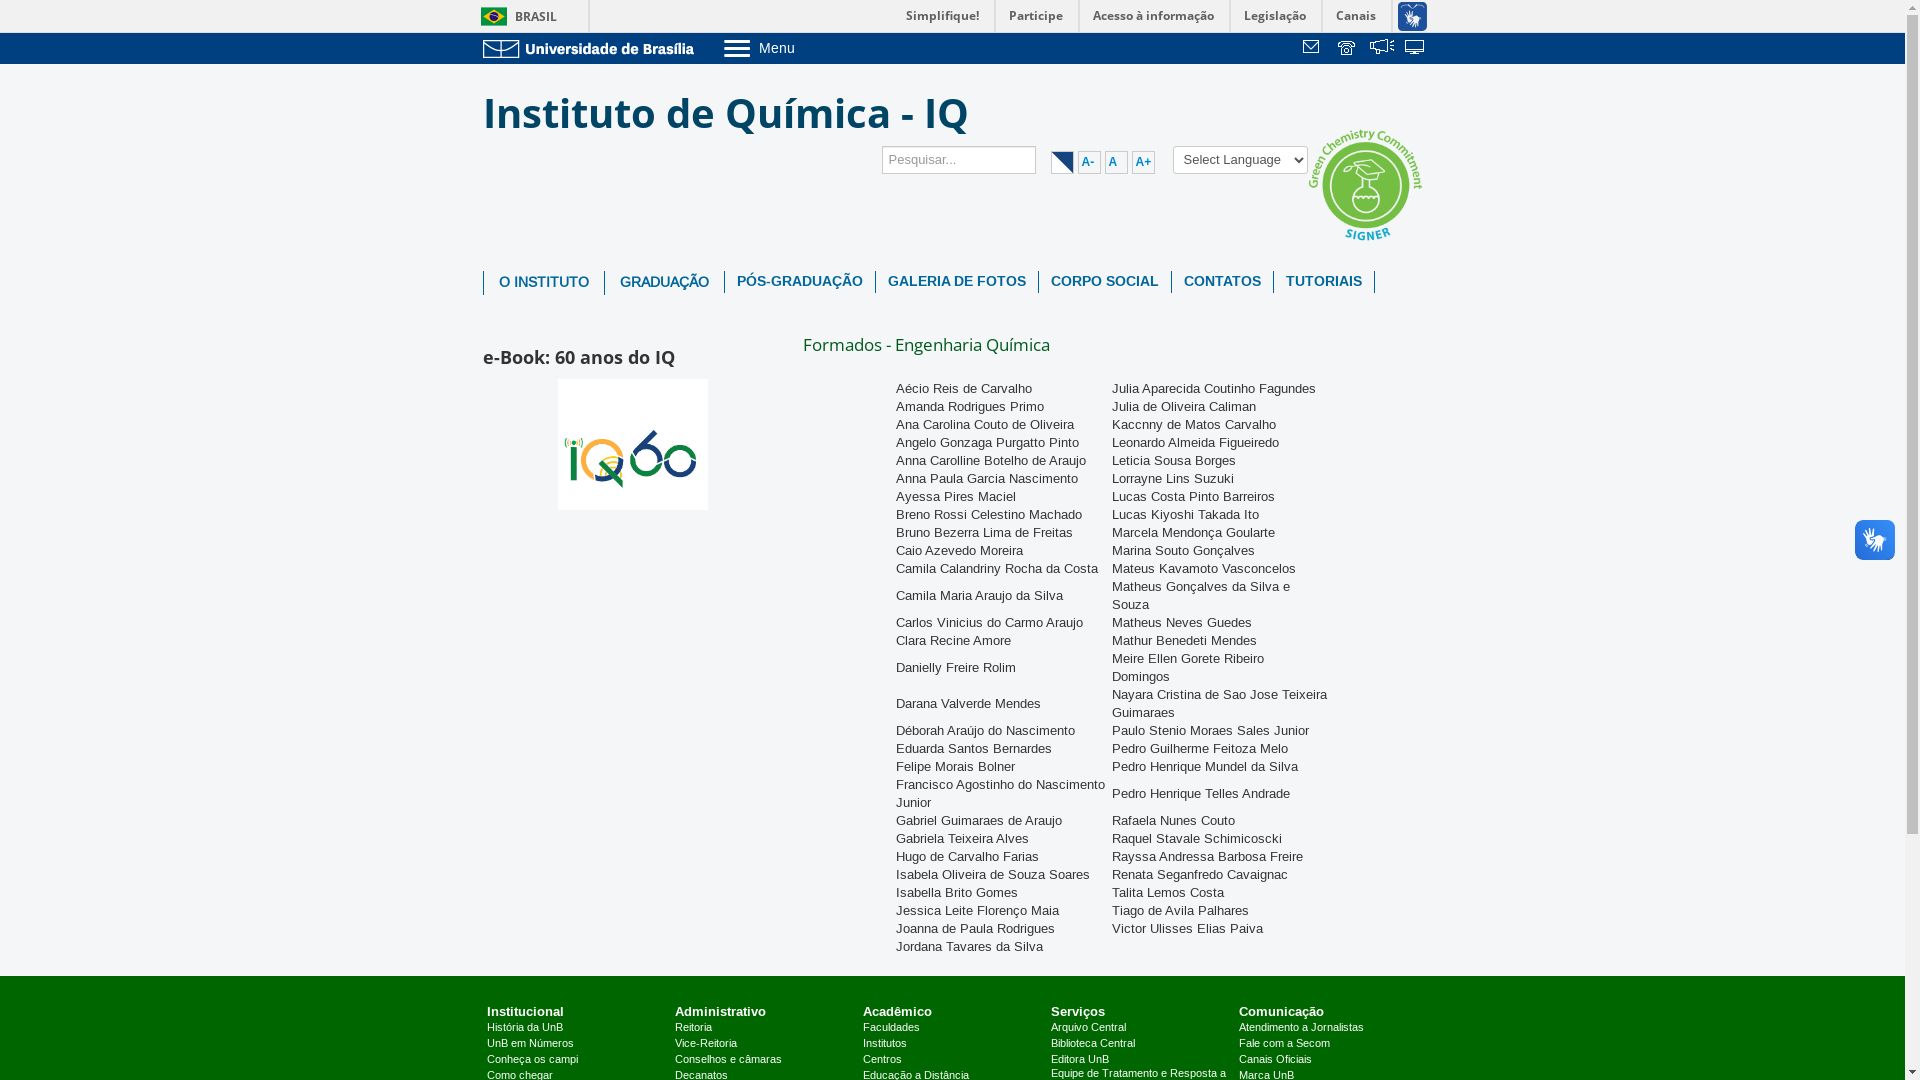  What do you see at coordinates (1314, 48) in the screenshot?
I see `' '` at bounding box center [1314, 48].